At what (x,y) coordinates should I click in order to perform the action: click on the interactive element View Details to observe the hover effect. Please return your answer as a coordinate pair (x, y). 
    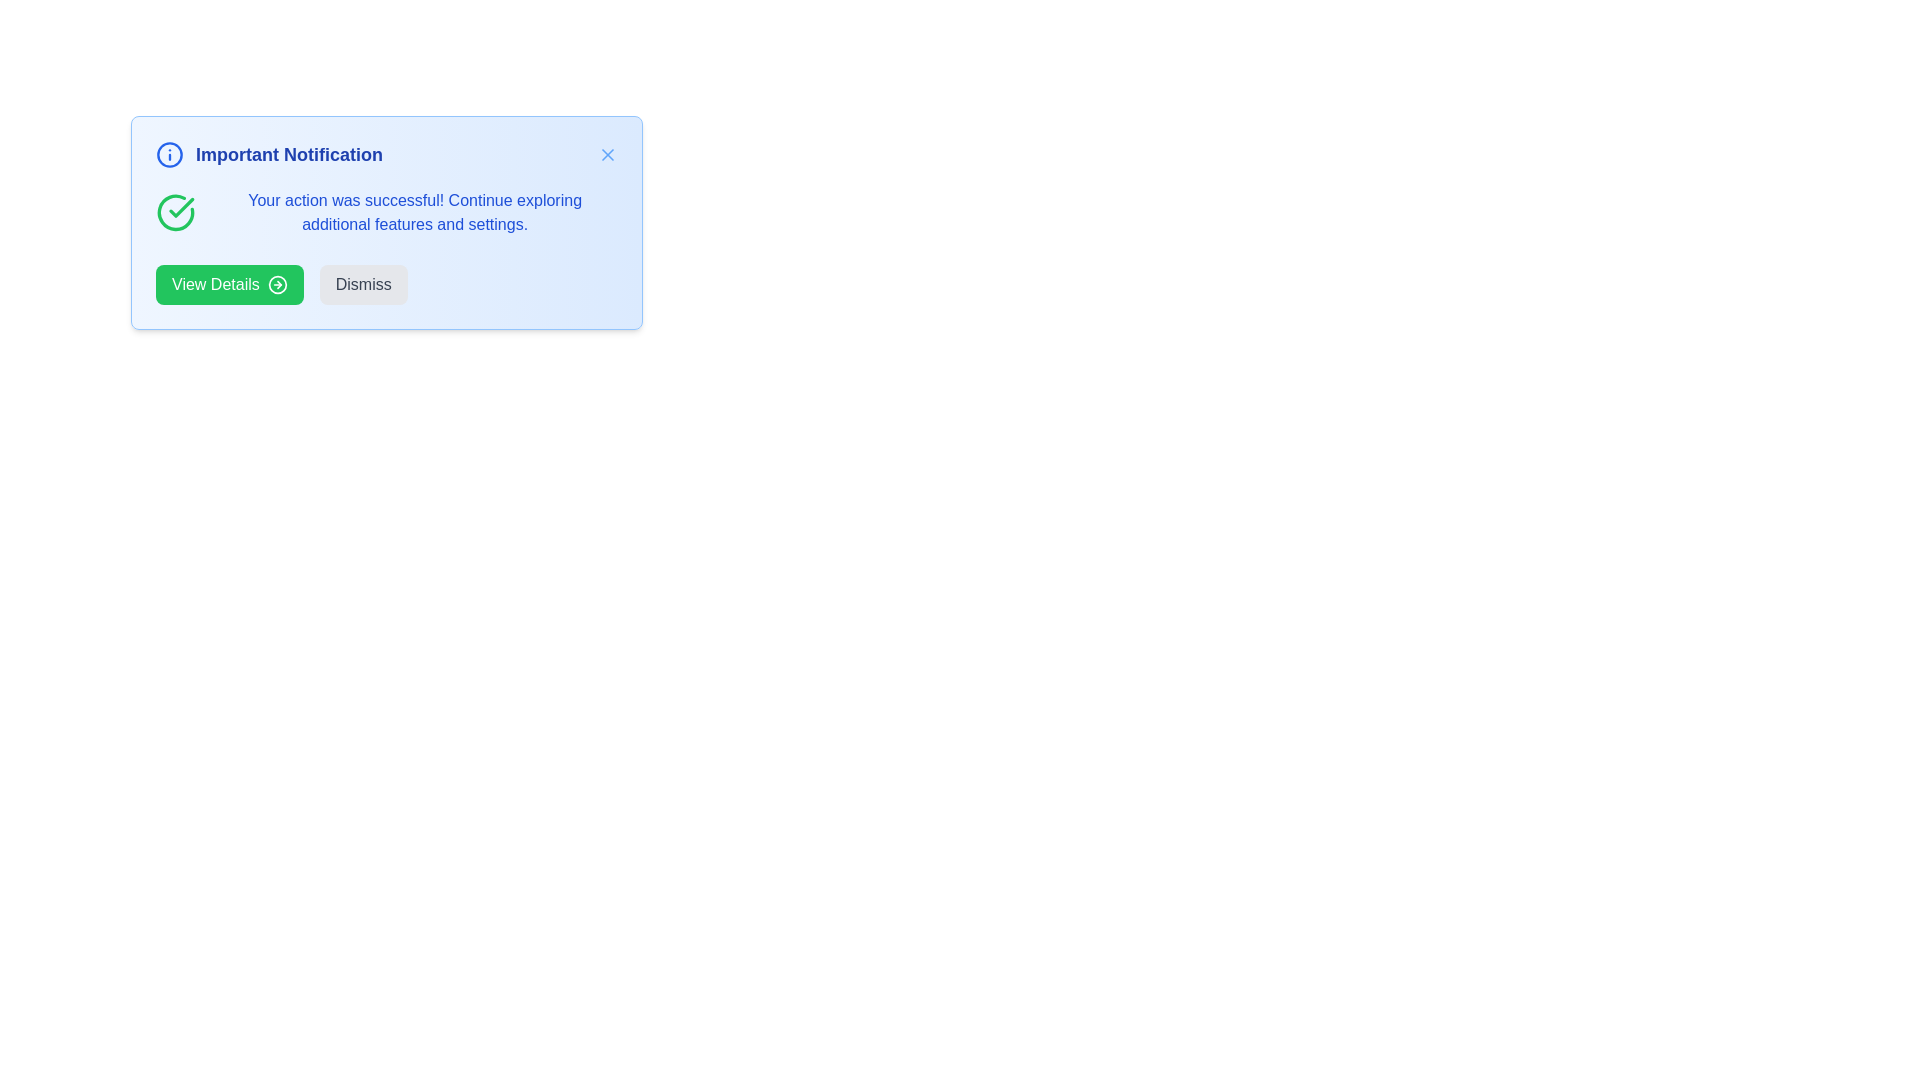
    Looking at the image, I should click on (229, 285).